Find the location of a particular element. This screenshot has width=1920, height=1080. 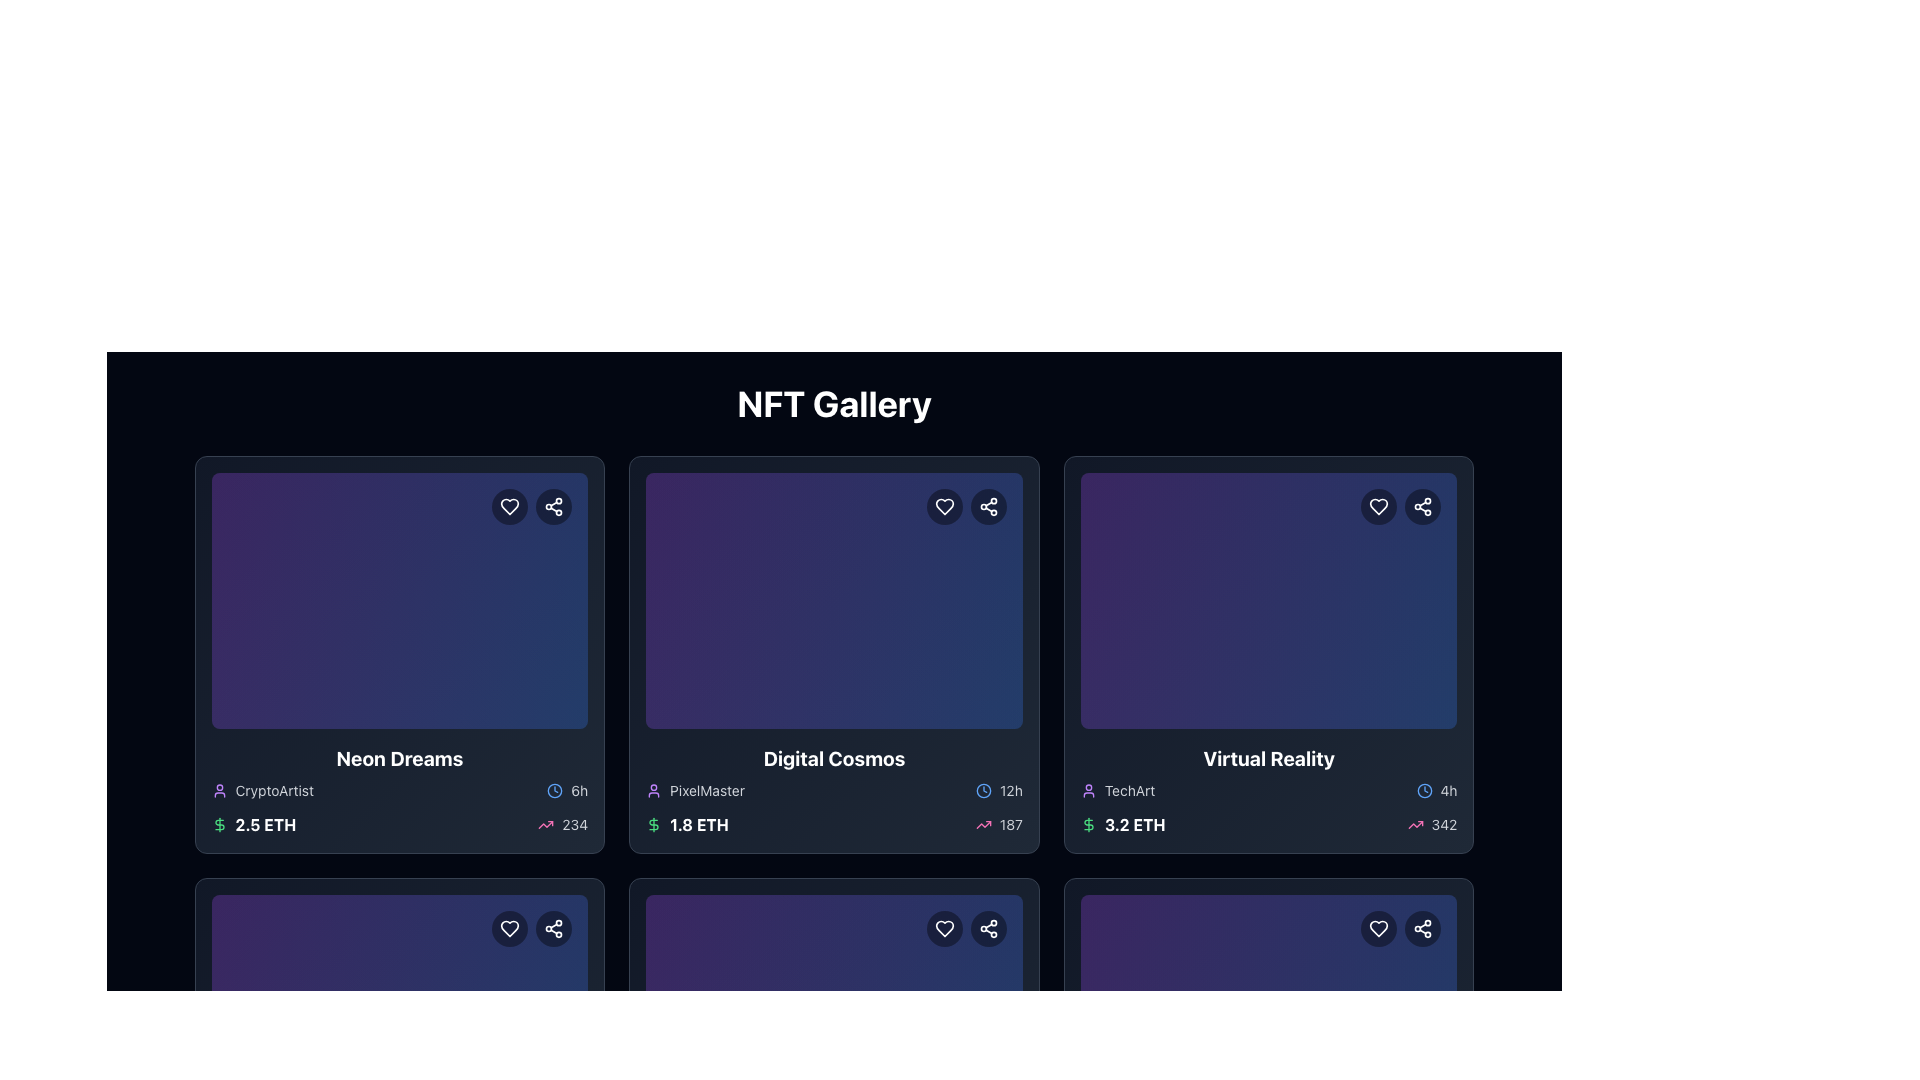

the circular dark button with a white heart icon located at the top right corner of the 'Neon Dreams' card is located at coordinates (510, 505).